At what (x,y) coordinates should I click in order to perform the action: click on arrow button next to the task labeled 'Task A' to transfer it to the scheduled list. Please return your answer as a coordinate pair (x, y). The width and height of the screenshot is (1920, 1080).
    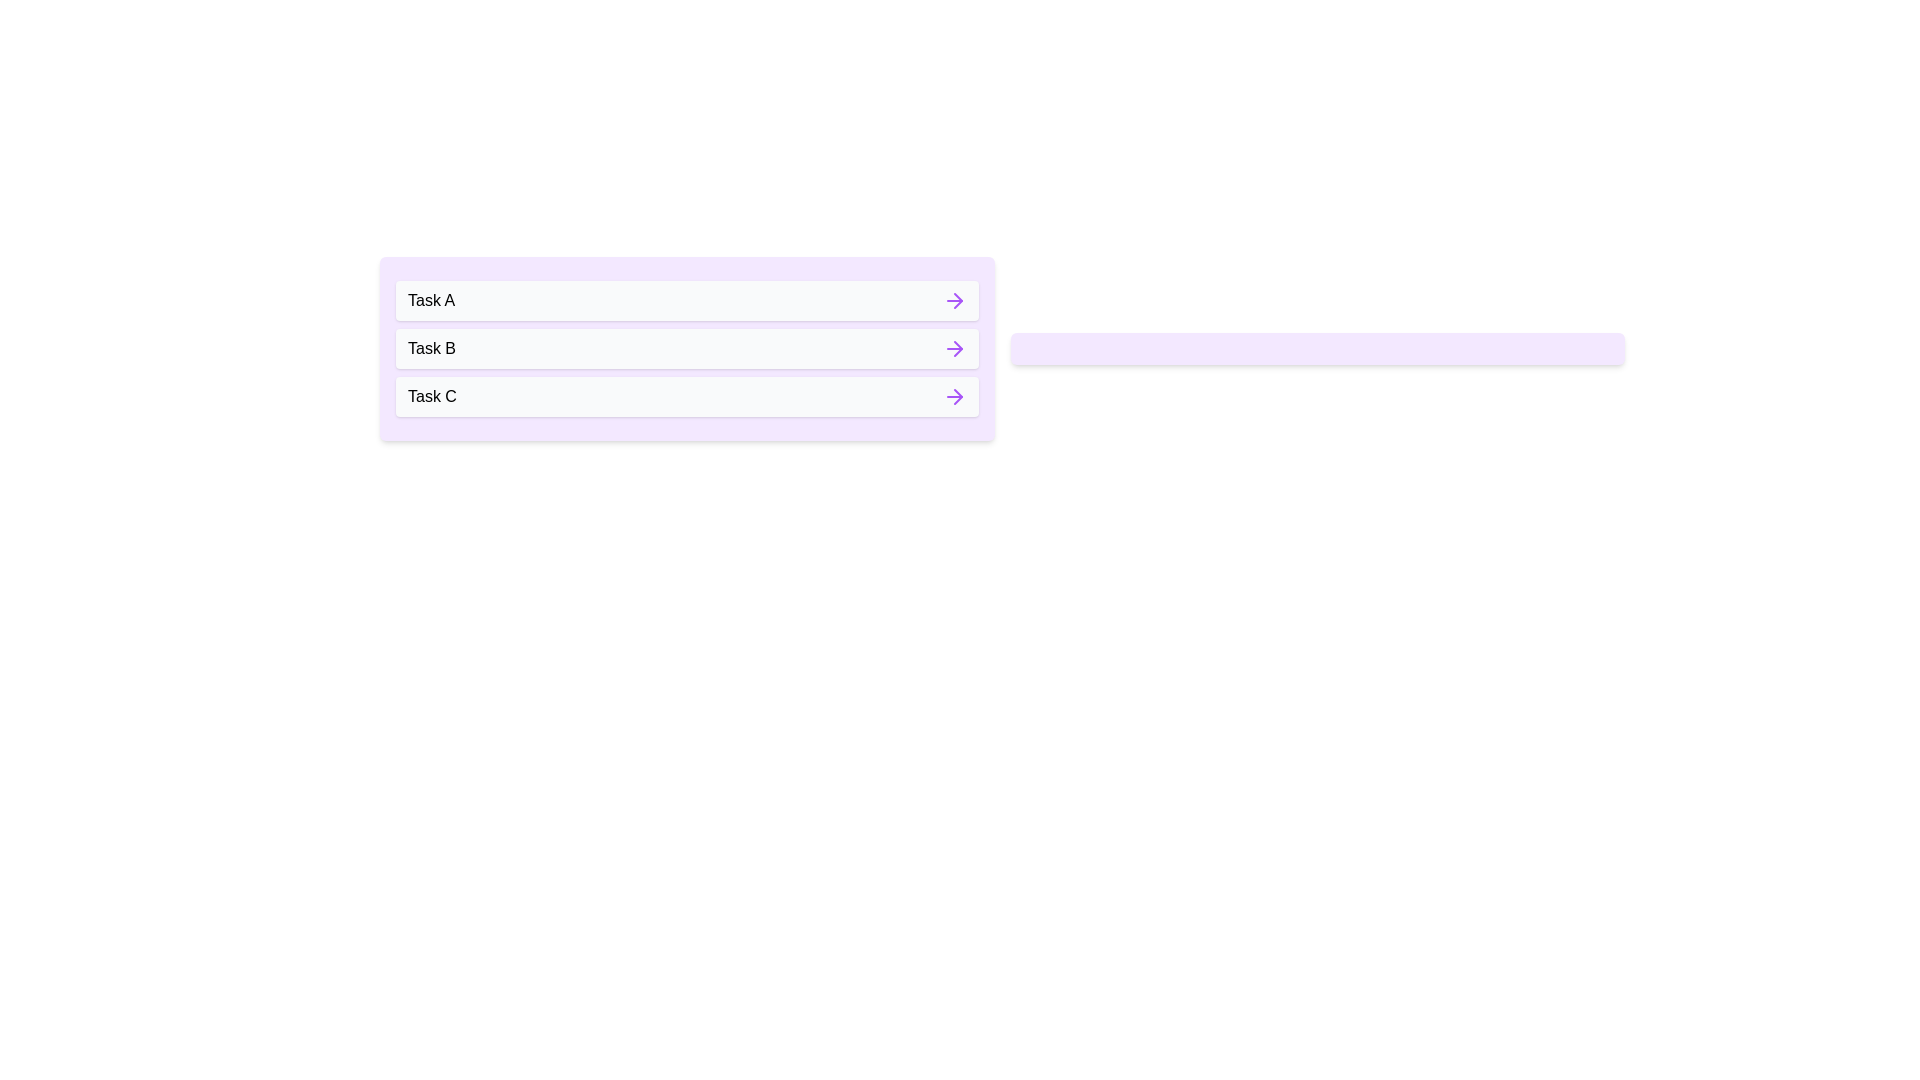
    Looking at the image, I should click on (953, 300).